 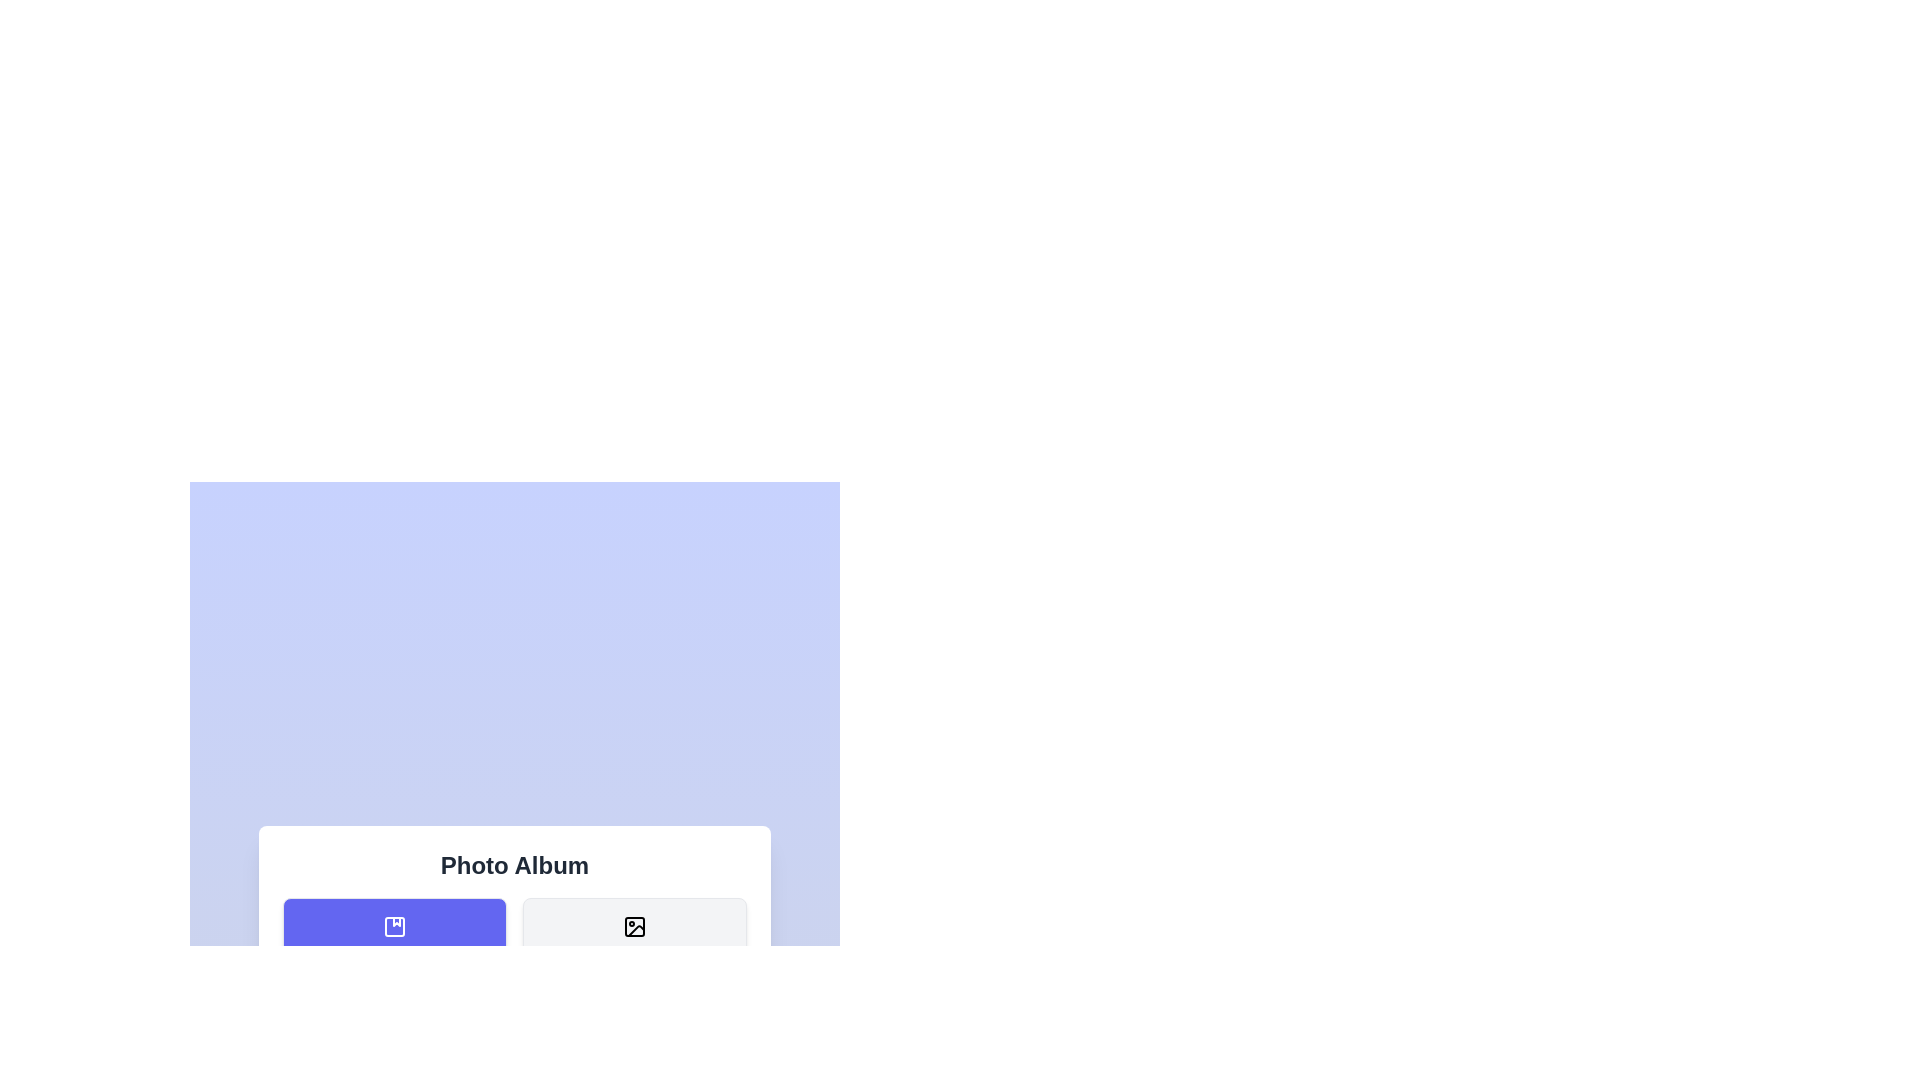 What do you see at coordinates (394, 941) in the screenshot?
I see `the Albums button to navigate to the corresponding tab` at bounding box center [394, 941].